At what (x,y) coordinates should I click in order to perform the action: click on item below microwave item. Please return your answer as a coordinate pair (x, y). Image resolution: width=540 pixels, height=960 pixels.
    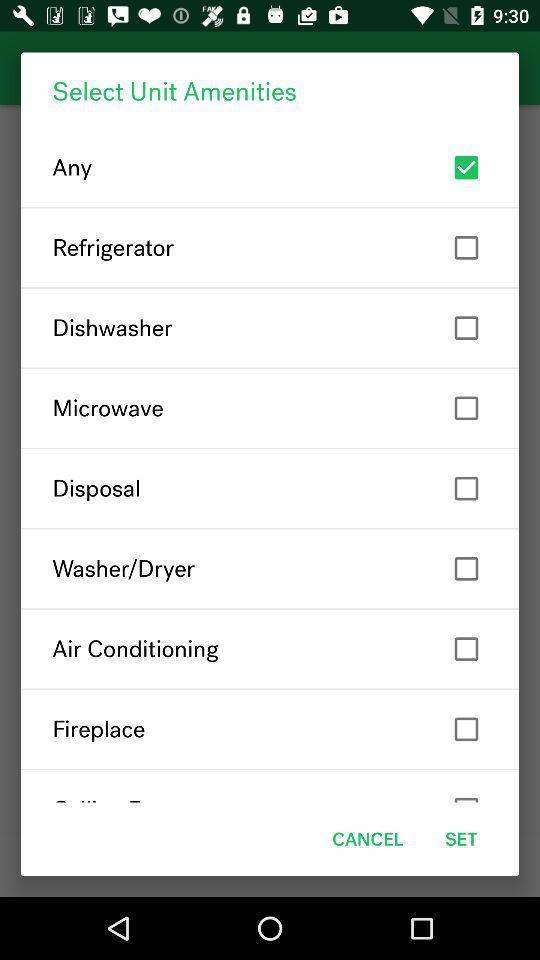
    Looking at the image, I should click on (270, 487).